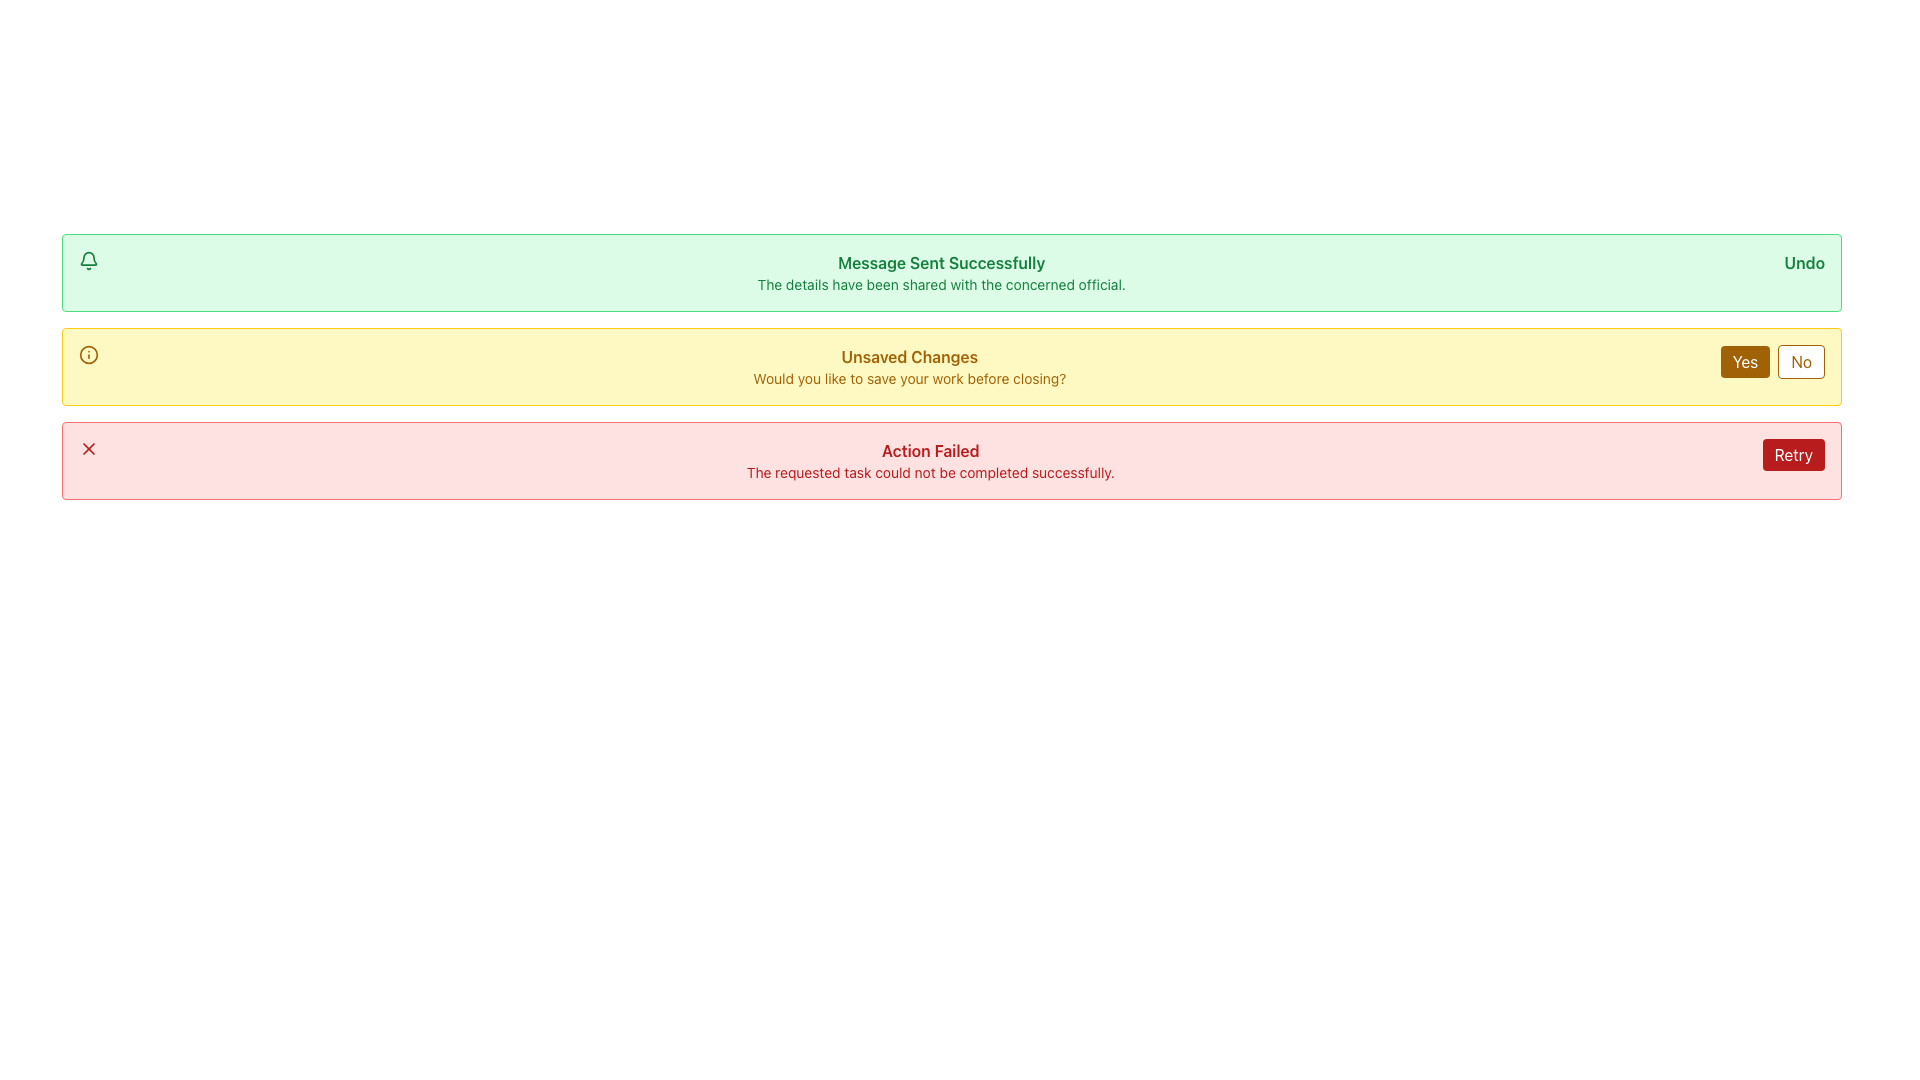 This screenshot has height=1080, width=1920. Describe the element at coordinates (88, 353) in the screenshot. I see `the circular yellow icon with an outlined border and an inner vertical line and dot arrangement, located to the left of the 'Unsaved Changes' warning message in the yellow notification panel` at that location.